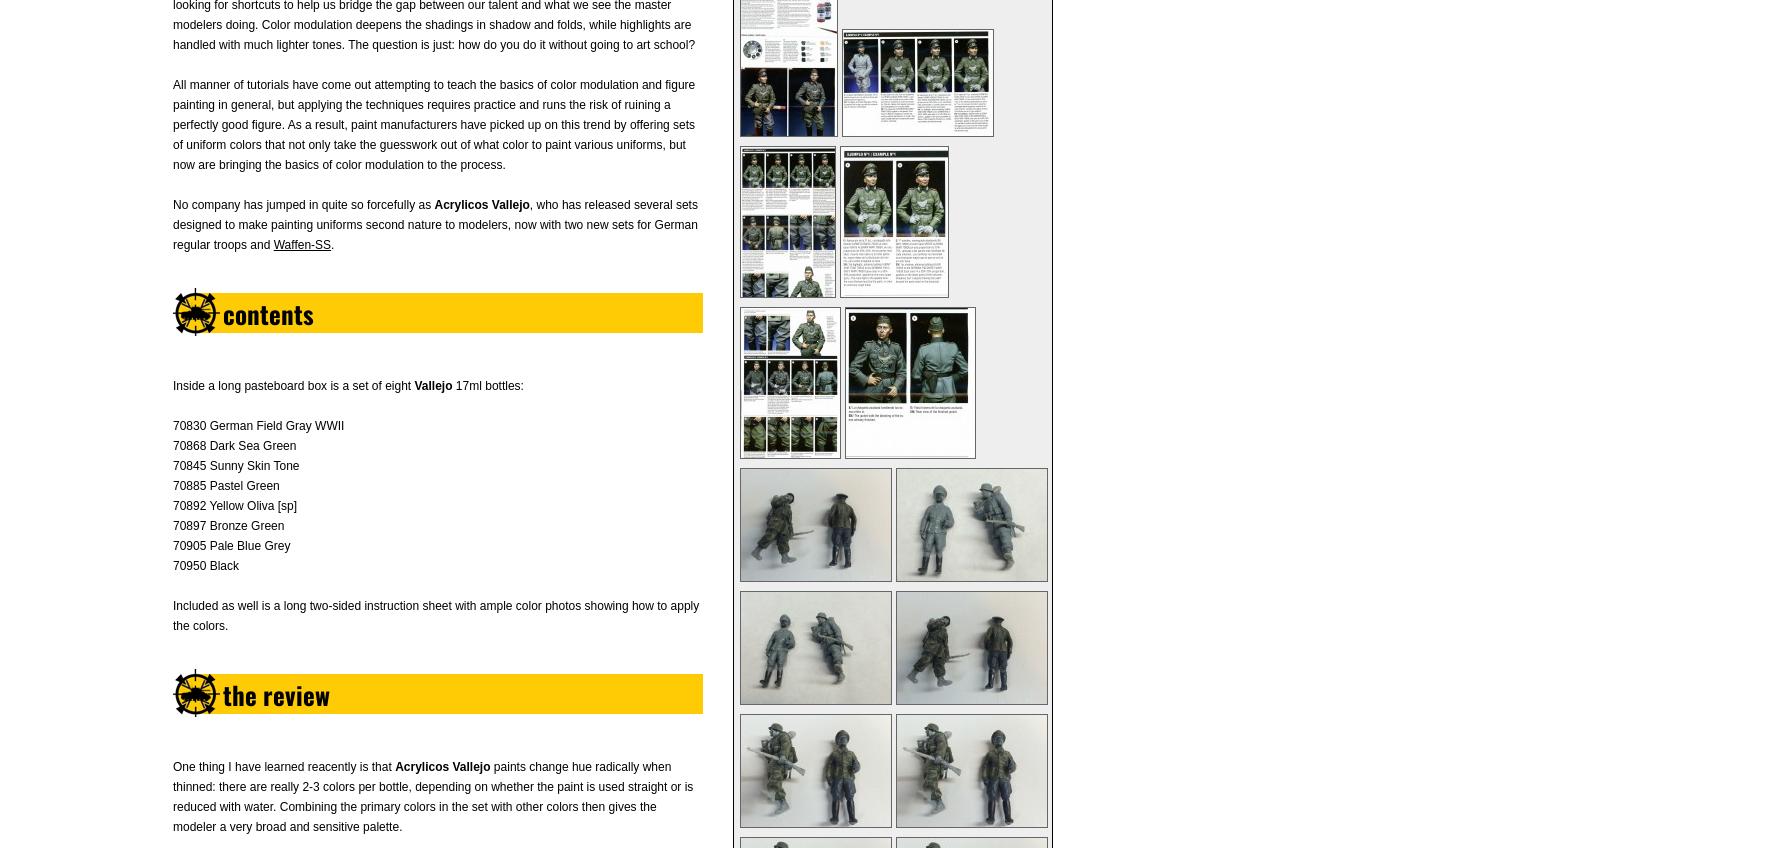 The height and width of the screenshot is (848, 1786). Describe the element at coordinates (257, 425) in the screenshot. I see `'70830 German Field Gray WWII'` at that location.